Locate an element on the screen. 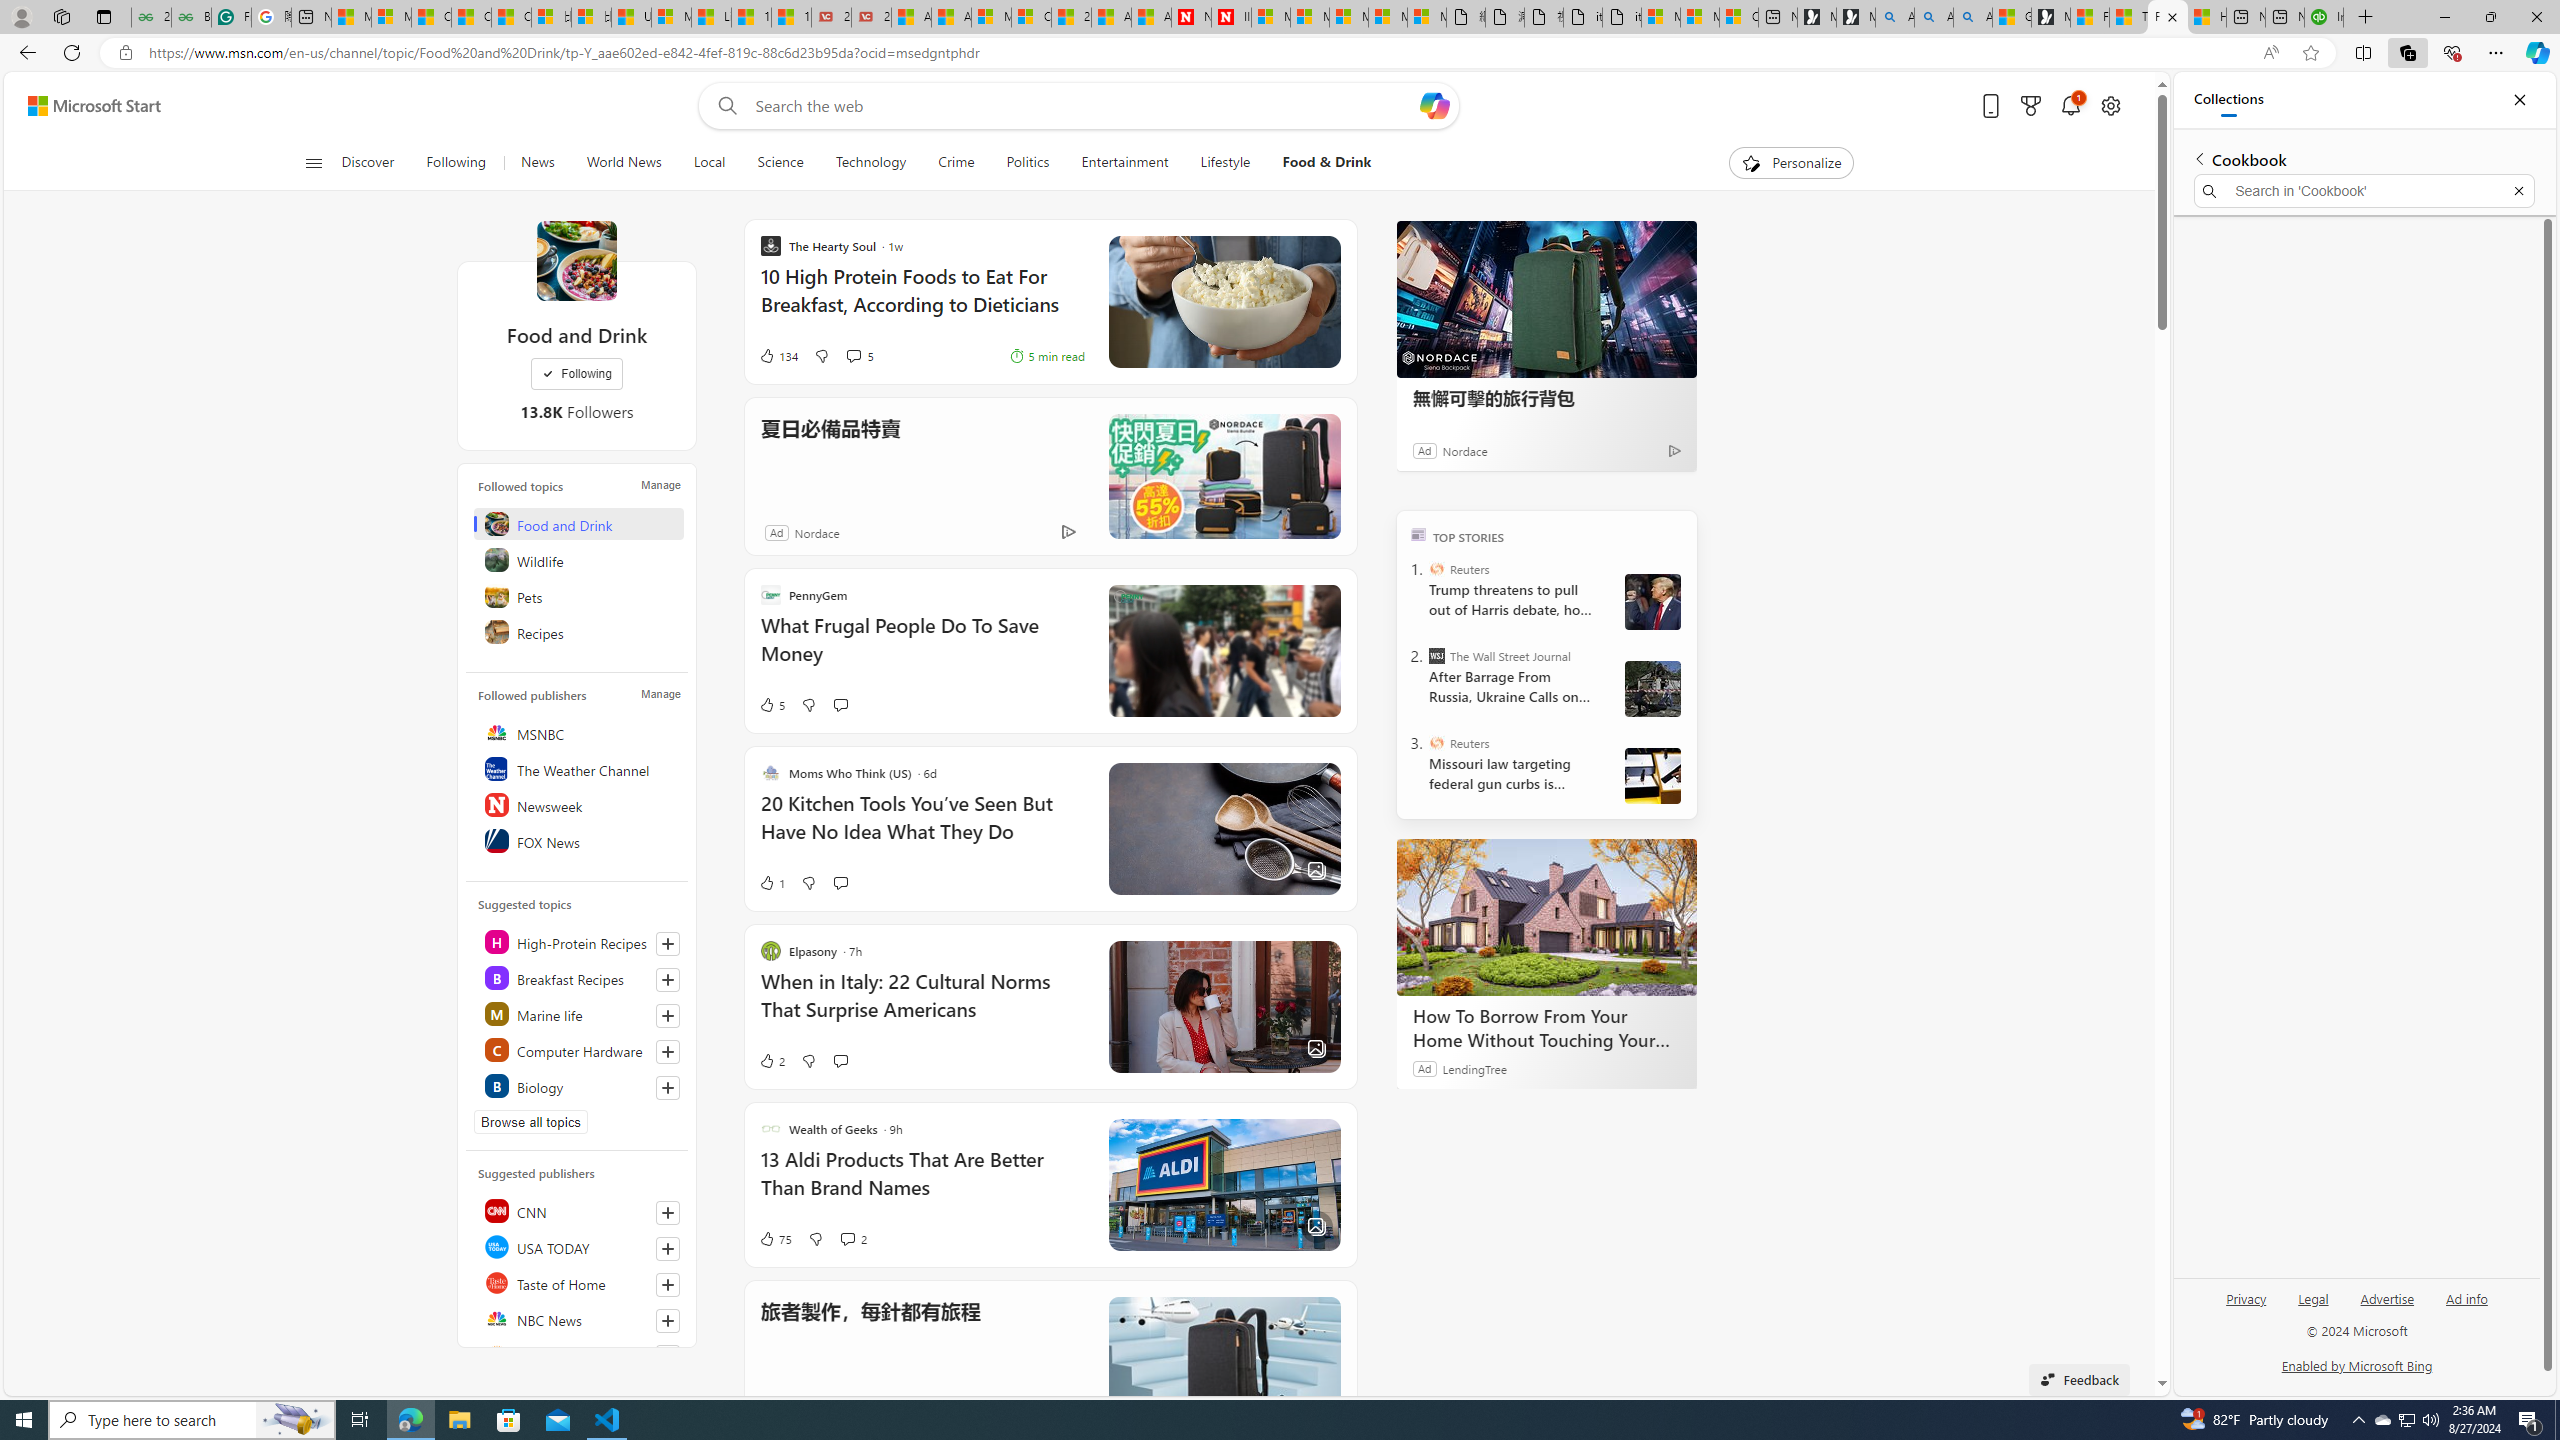 This screenshot has width=2560, height=1440. 'Class: highlight' is located at coordinates (578, 1084).